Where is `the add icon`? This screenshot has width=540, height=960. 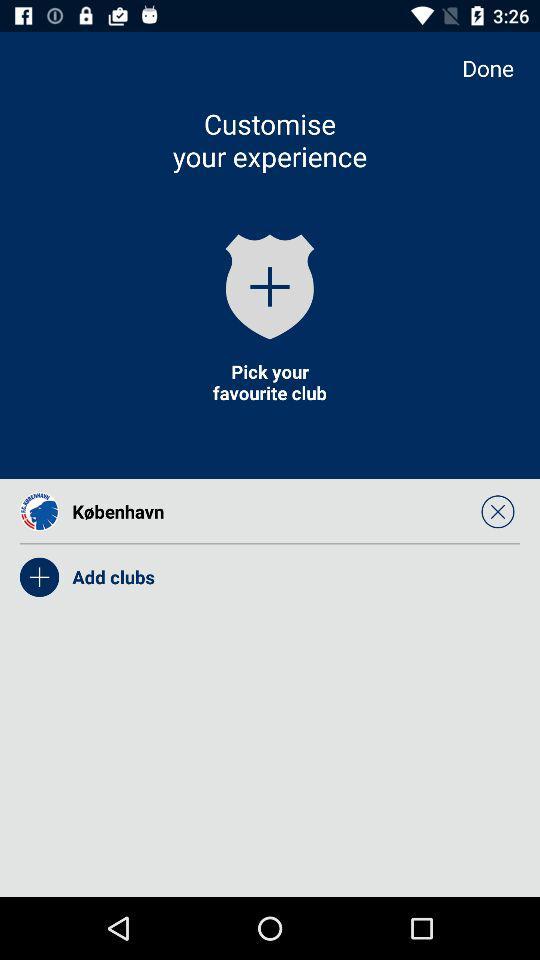 the add icon is located at coordinates (270, 285).